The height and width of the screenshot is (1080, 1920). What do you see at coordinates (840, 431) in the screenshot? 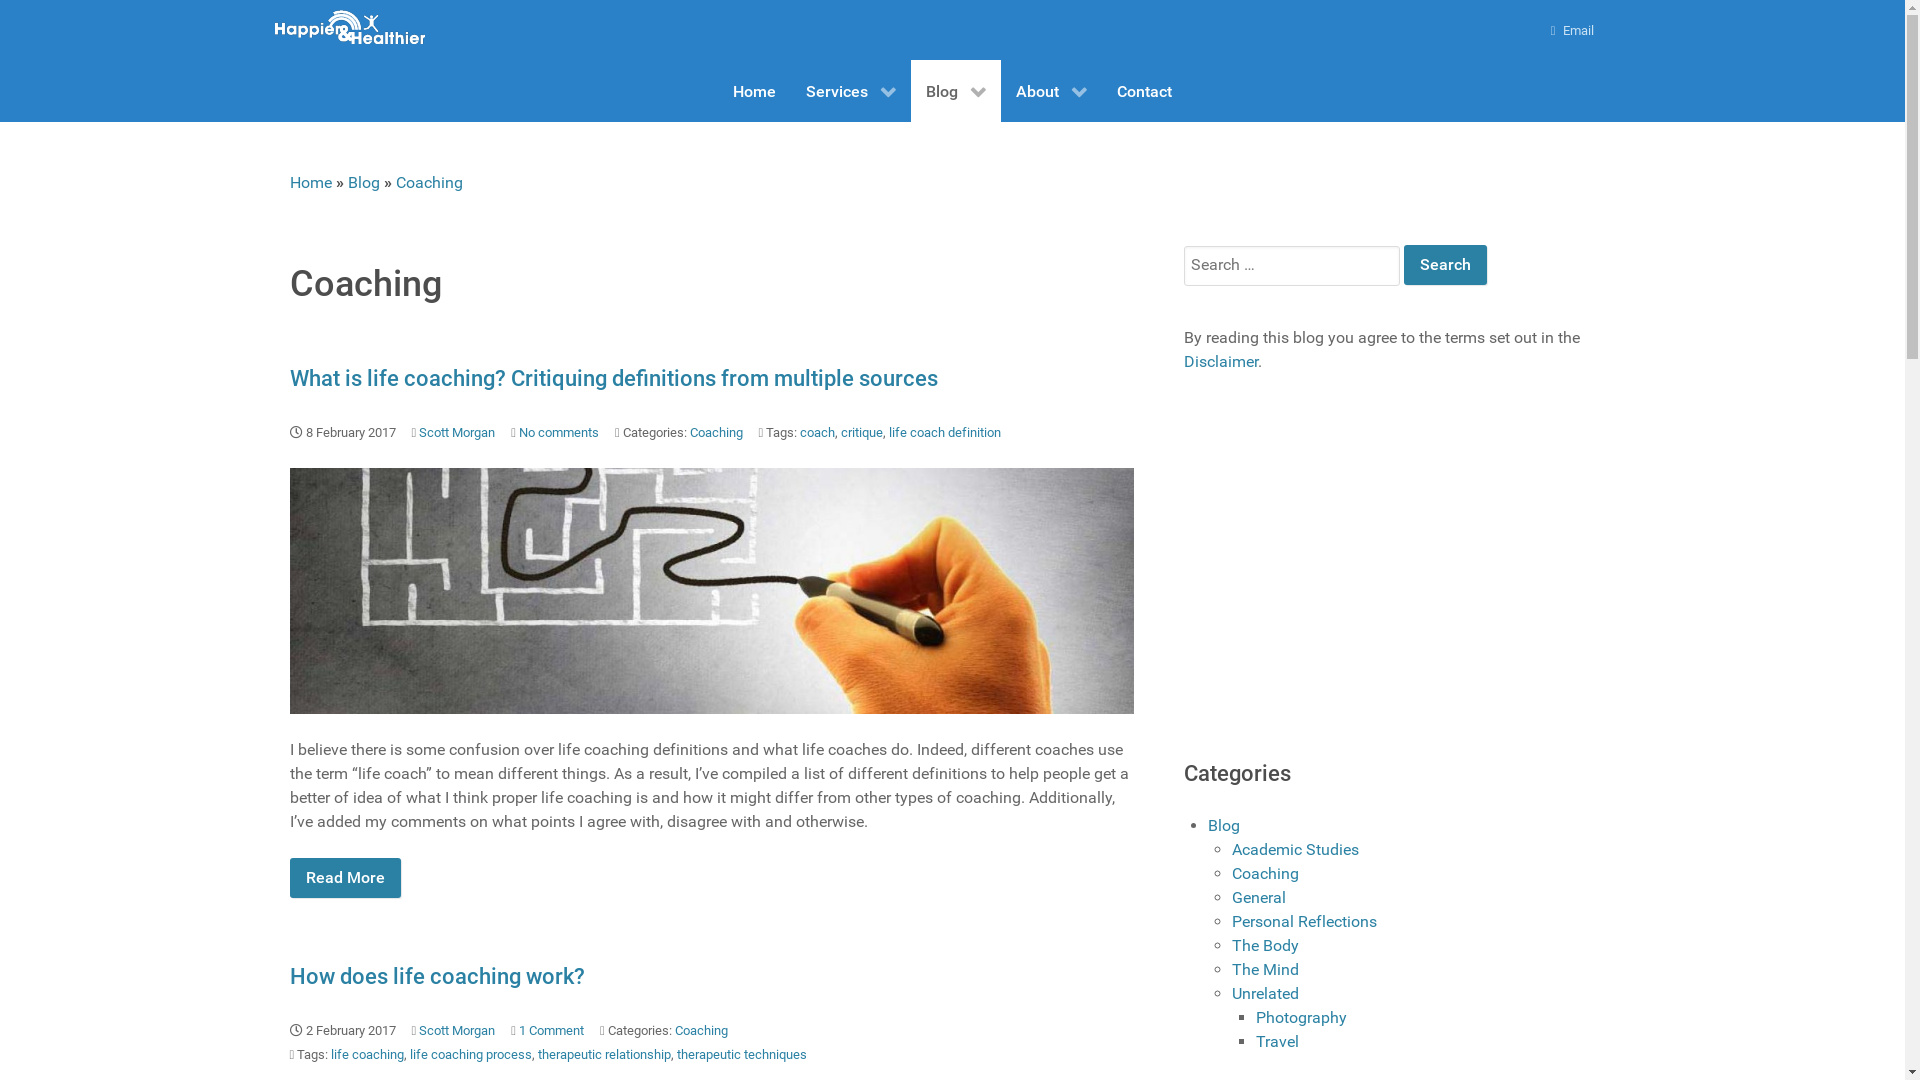
I see `'critique'` at bounding box center [840, 431].